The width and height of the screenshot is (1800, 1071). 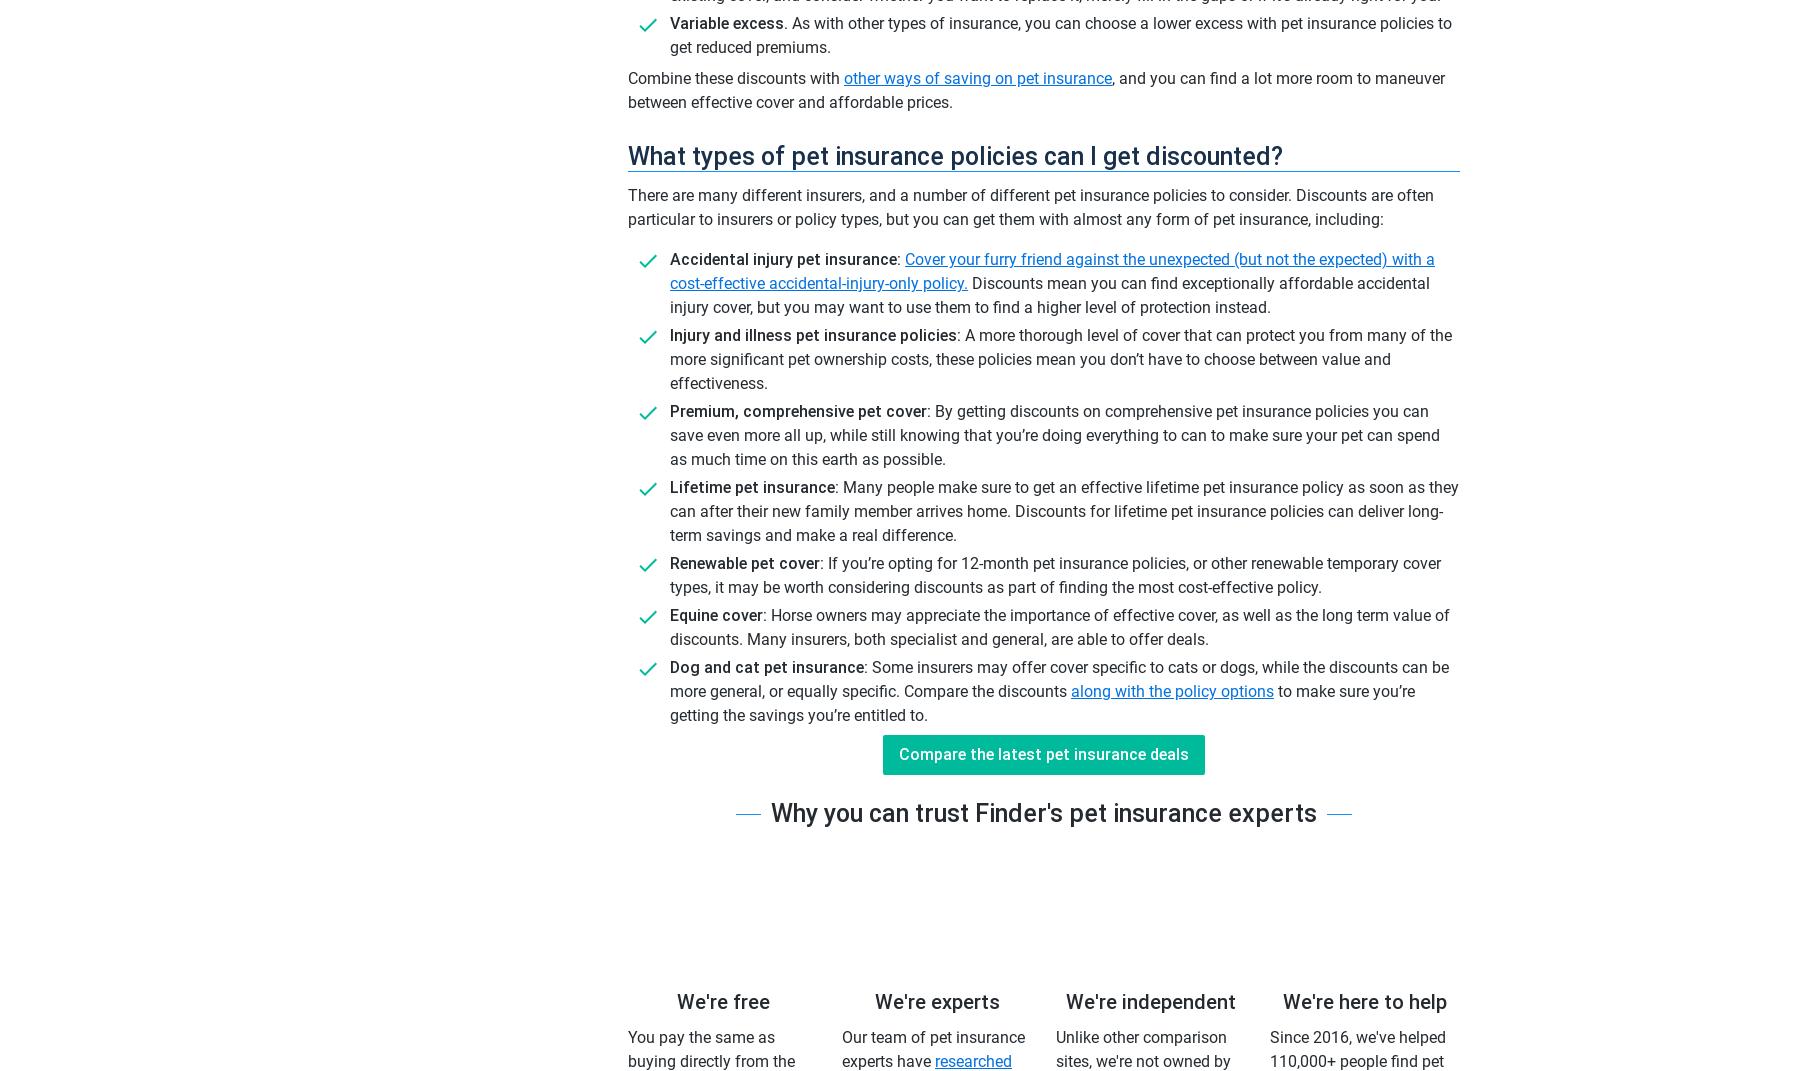 I want to click on 'Combine these discounts with', so click(x=735, y=78).